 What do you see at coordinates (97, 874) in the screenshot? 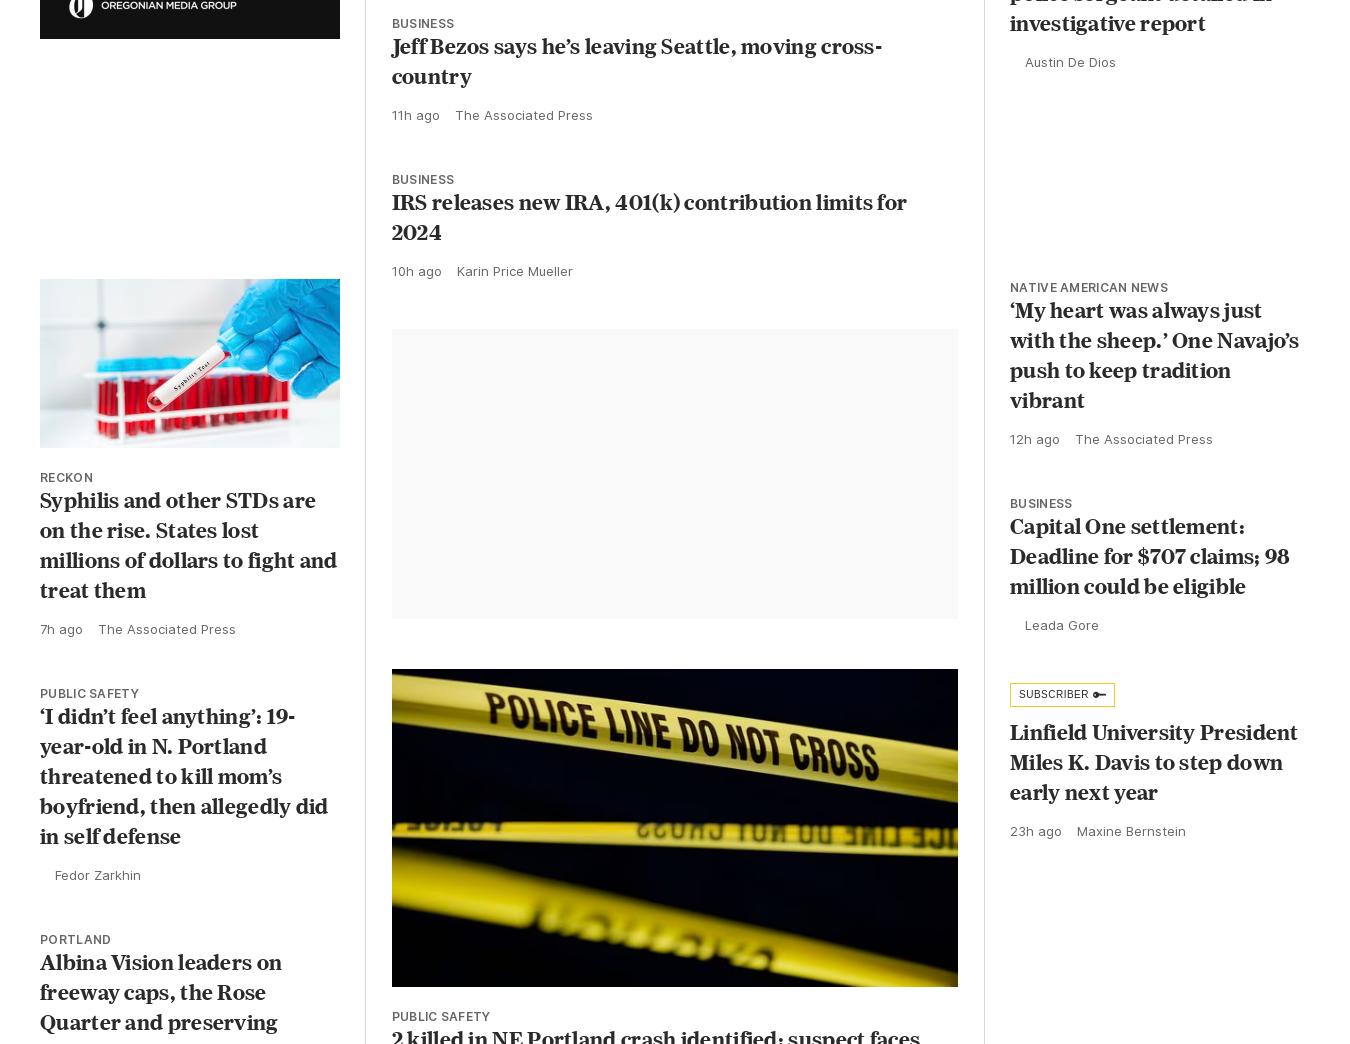
I see `'Fedor Zarkhin'` at bounding box center [97, 874].